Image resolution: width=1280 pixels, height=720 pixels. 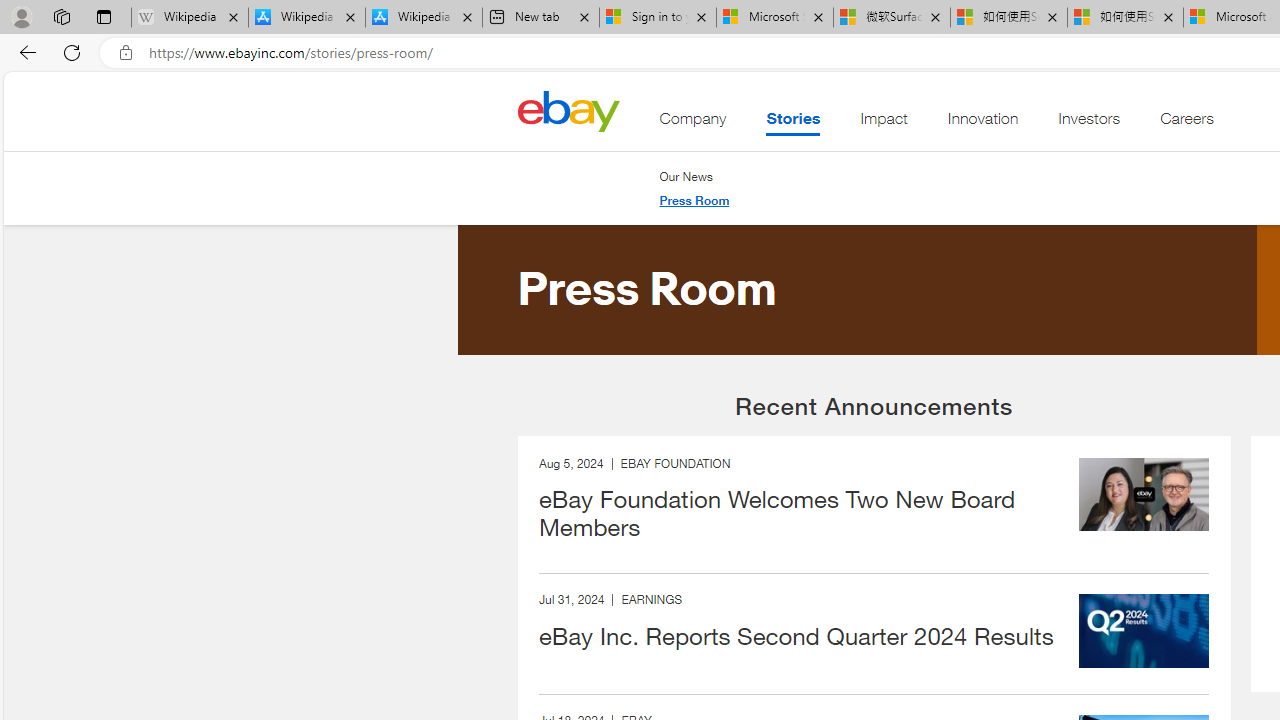 I want to click on 'Class: desktop', so click(x=567, y=111).